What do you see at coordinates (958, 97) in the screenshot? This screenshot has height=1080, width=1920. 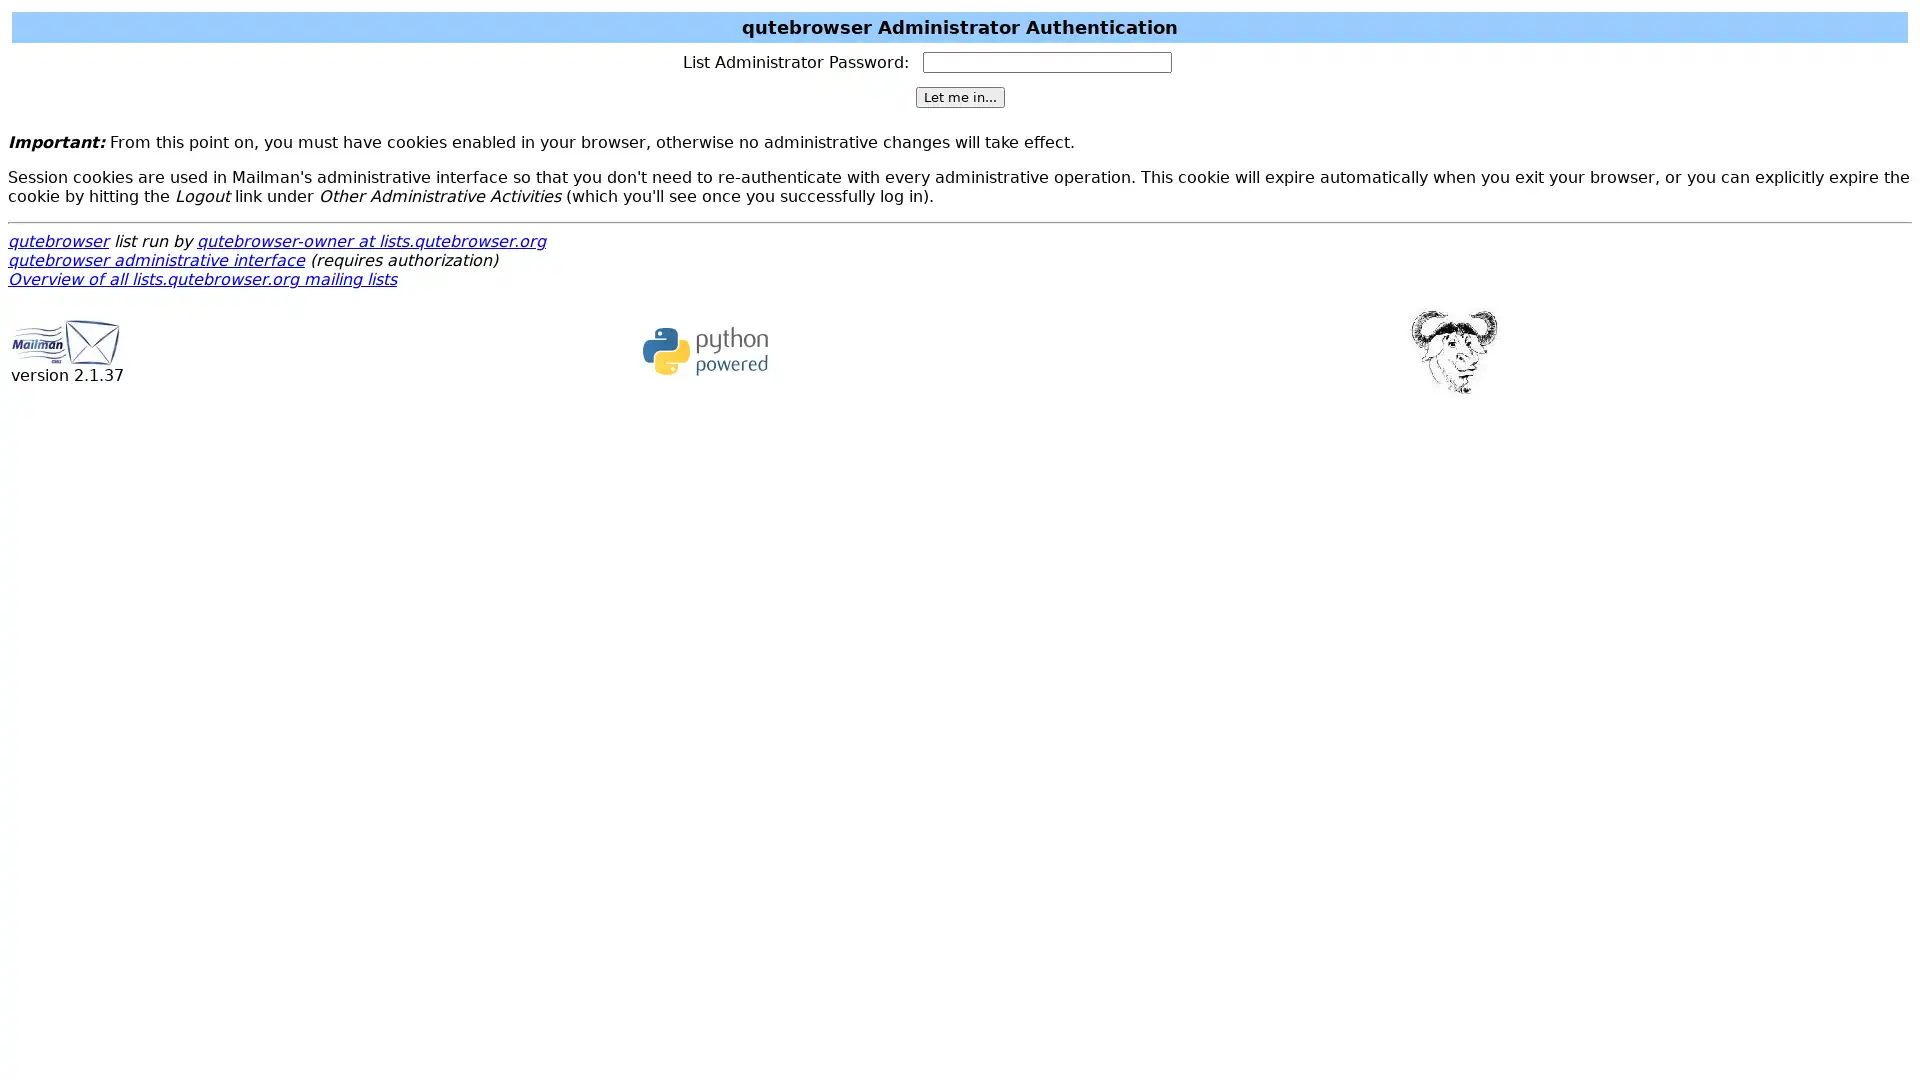 I see `Let me in...` at bounding box center [958, 97].